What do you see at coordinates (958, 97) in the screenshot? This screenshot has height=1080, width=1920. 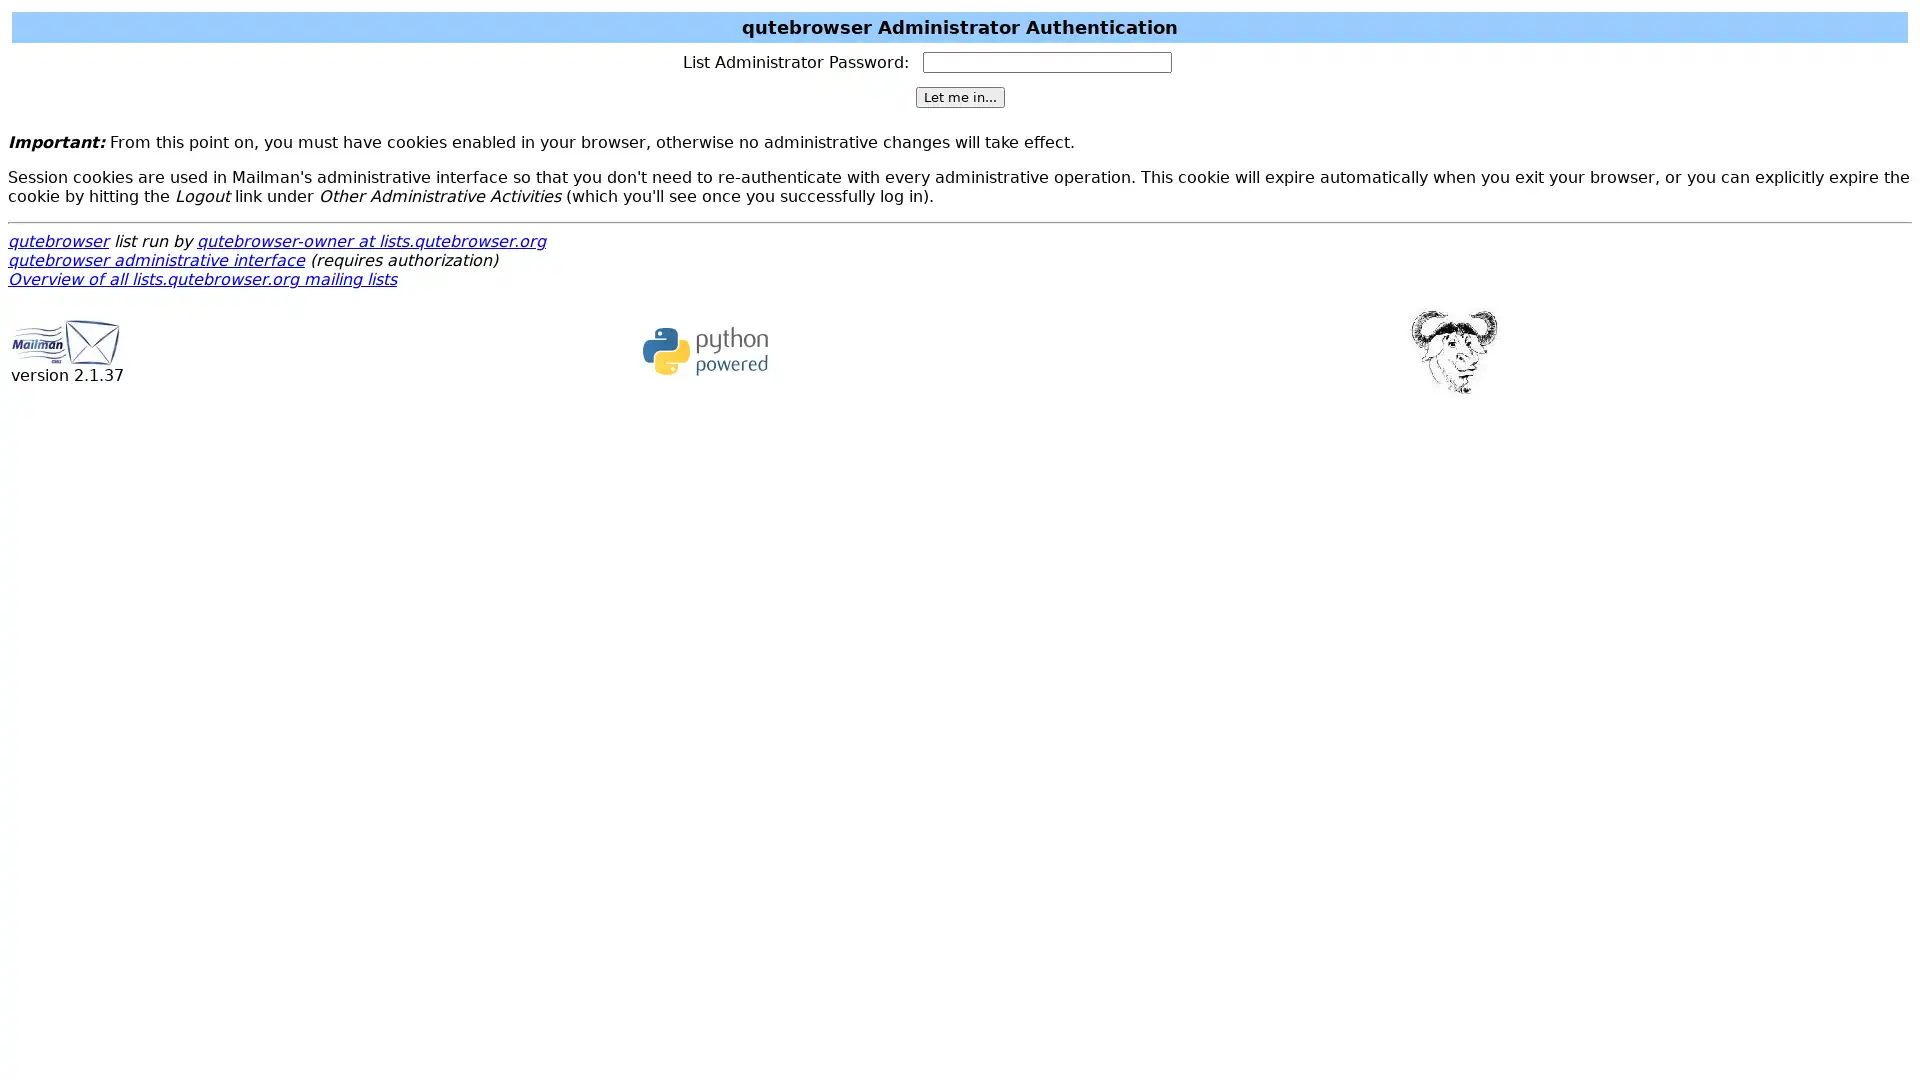 I see `Let me in...` at bounding box center [958, 97].